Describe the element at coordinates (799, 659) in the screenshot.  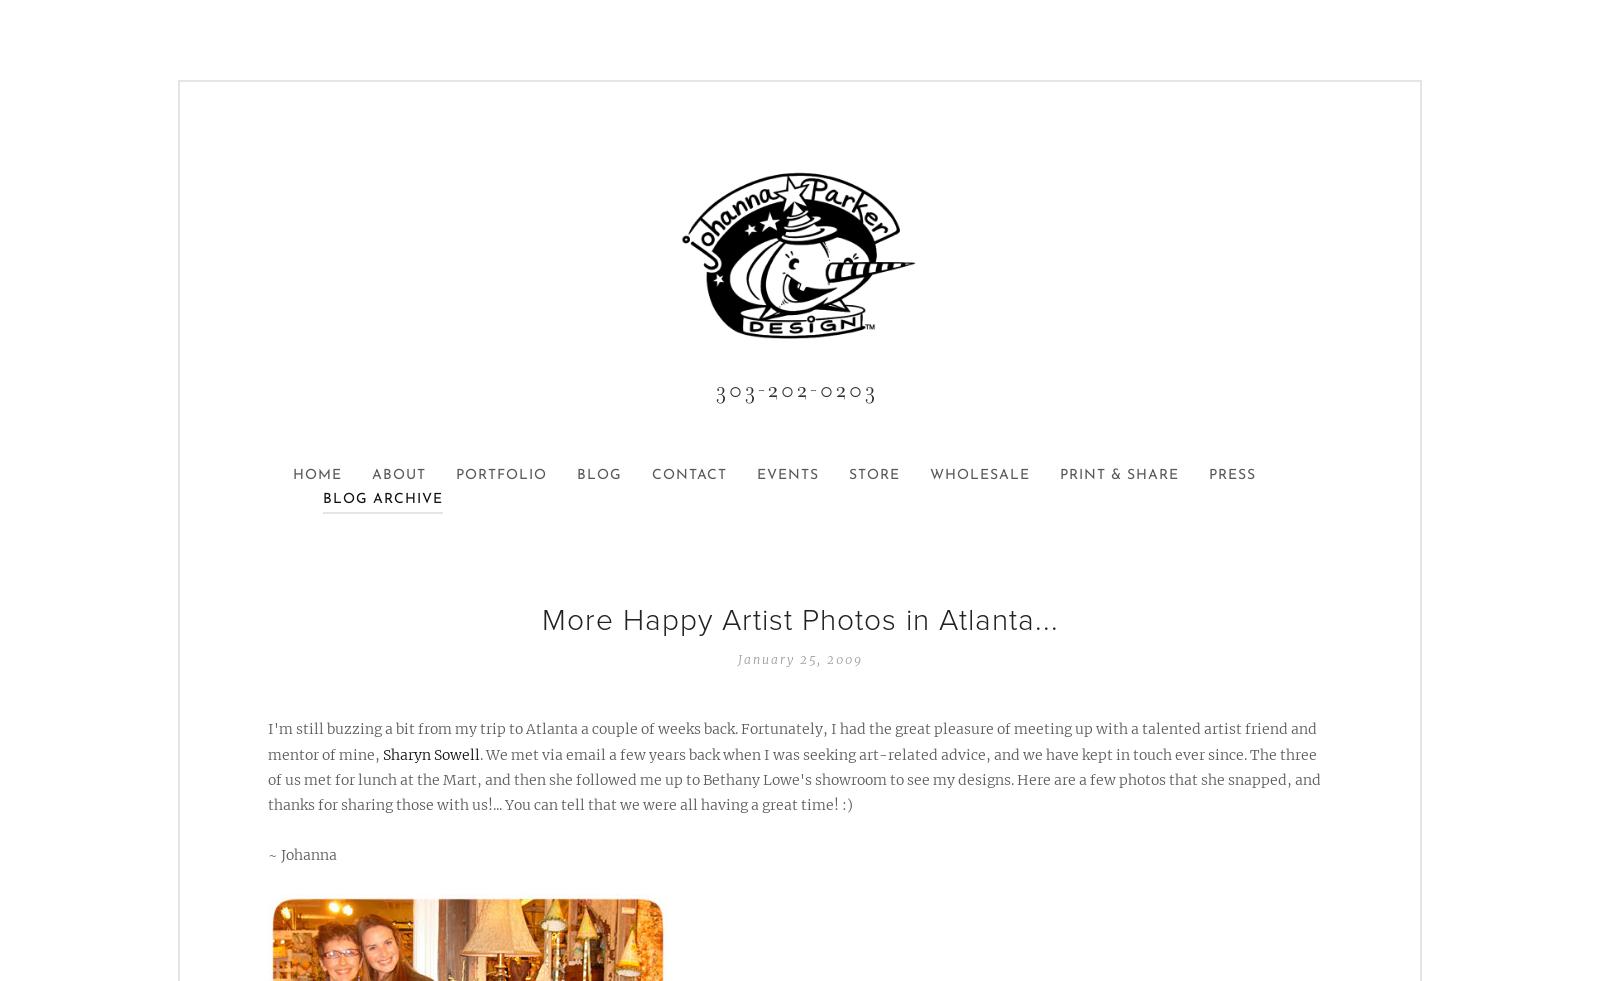
I see `'January 25, 2009'` at that location.